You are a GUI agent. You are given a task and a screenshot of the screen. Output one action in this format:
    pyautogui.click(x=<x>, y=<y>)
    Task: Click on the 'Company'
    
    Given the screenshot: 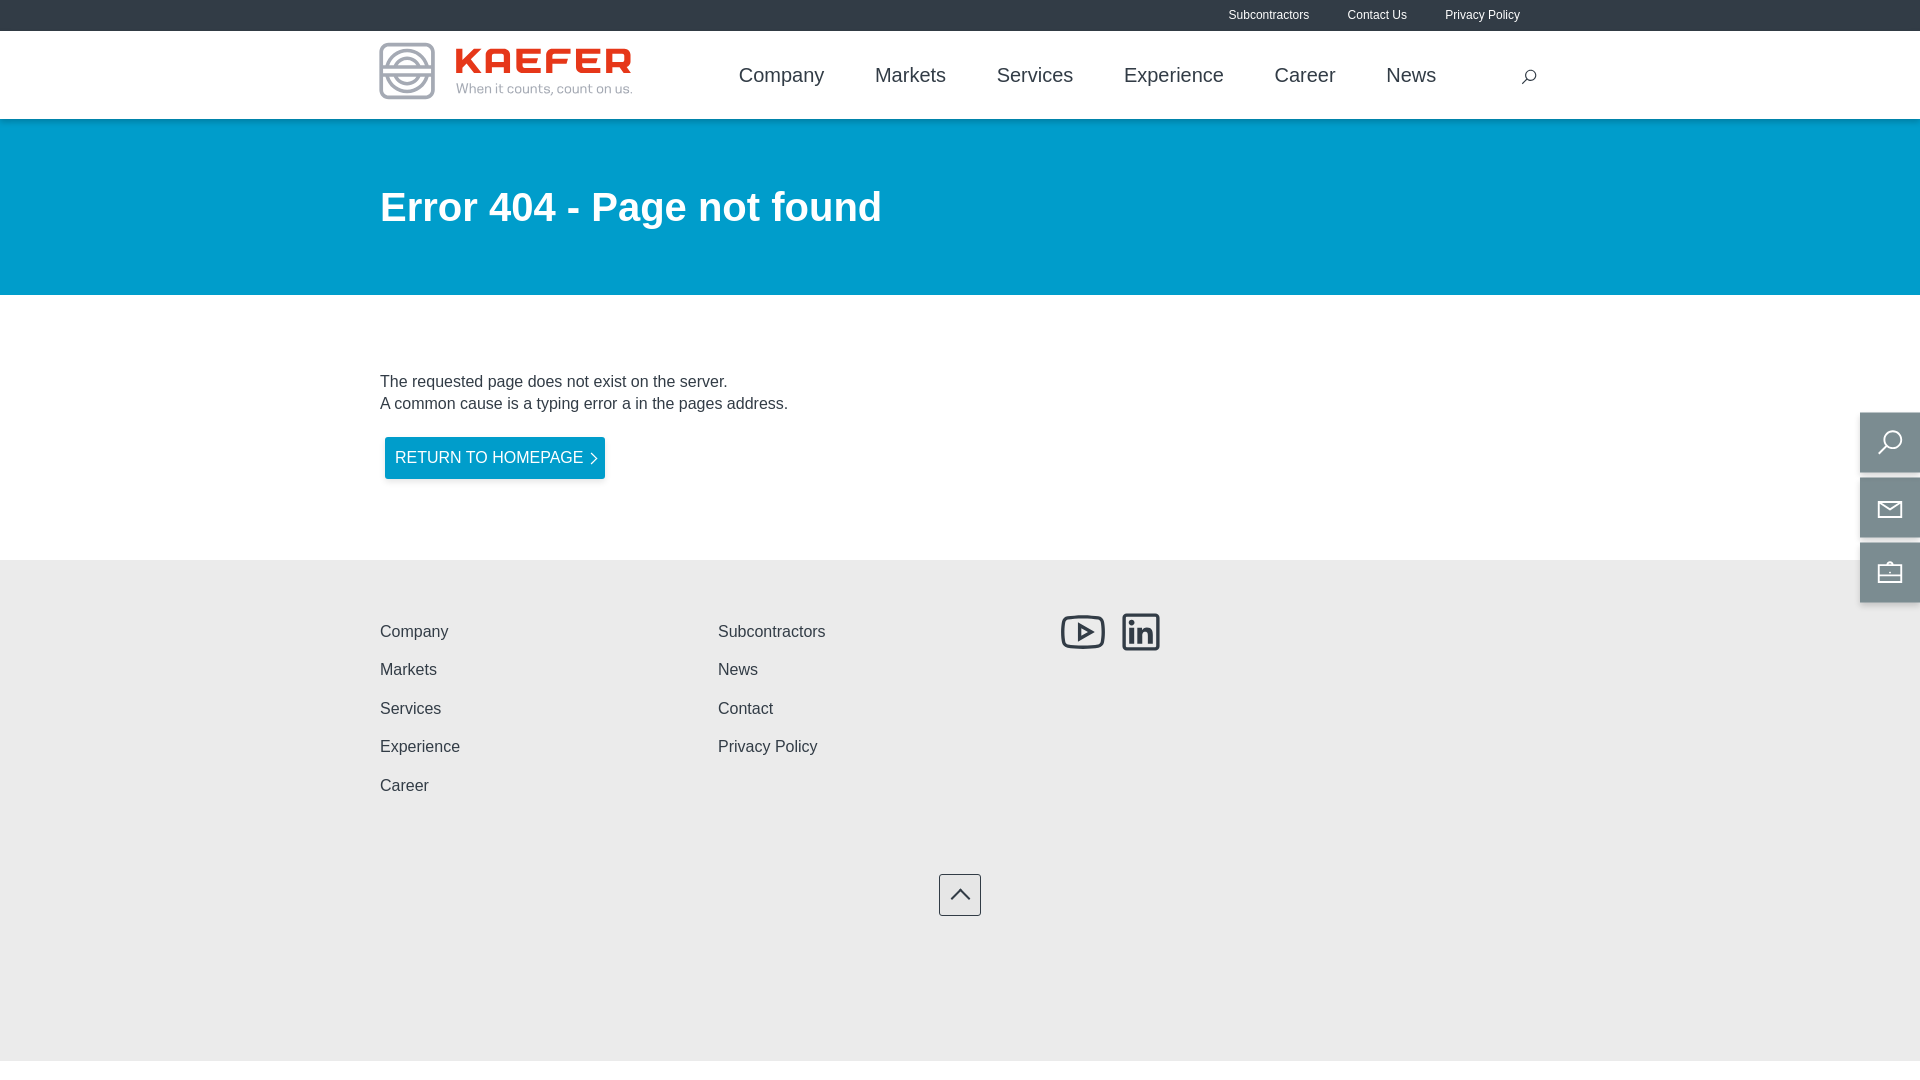 What is the action you would take?
    pyautogui.click(x=412, y=632)
    